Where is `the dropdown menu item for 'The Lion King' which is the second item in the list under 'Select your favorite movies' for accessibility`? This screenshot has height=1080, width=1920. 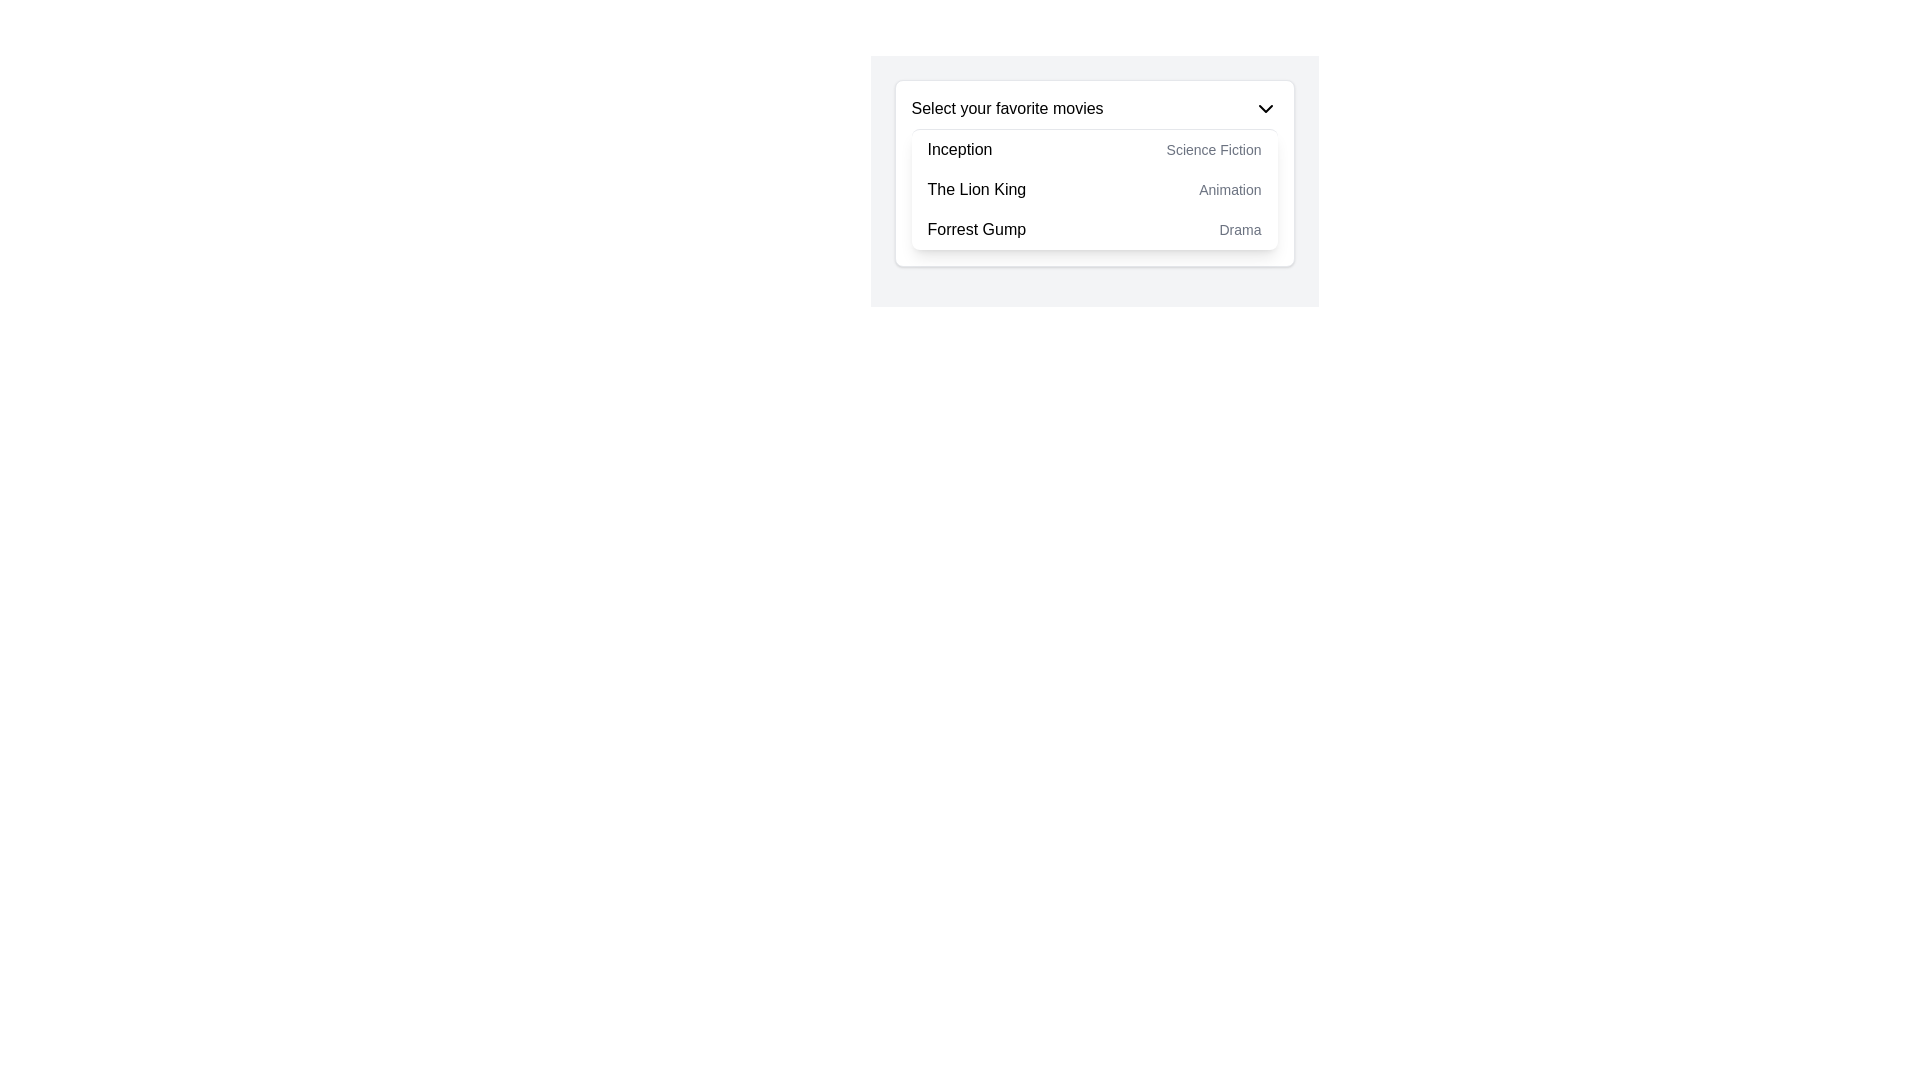 the dropdown menu item for 'The Lion King' which is the second item in the list under 'Select your favorite movies' for accessibility is located at coordinates (1093, 189).